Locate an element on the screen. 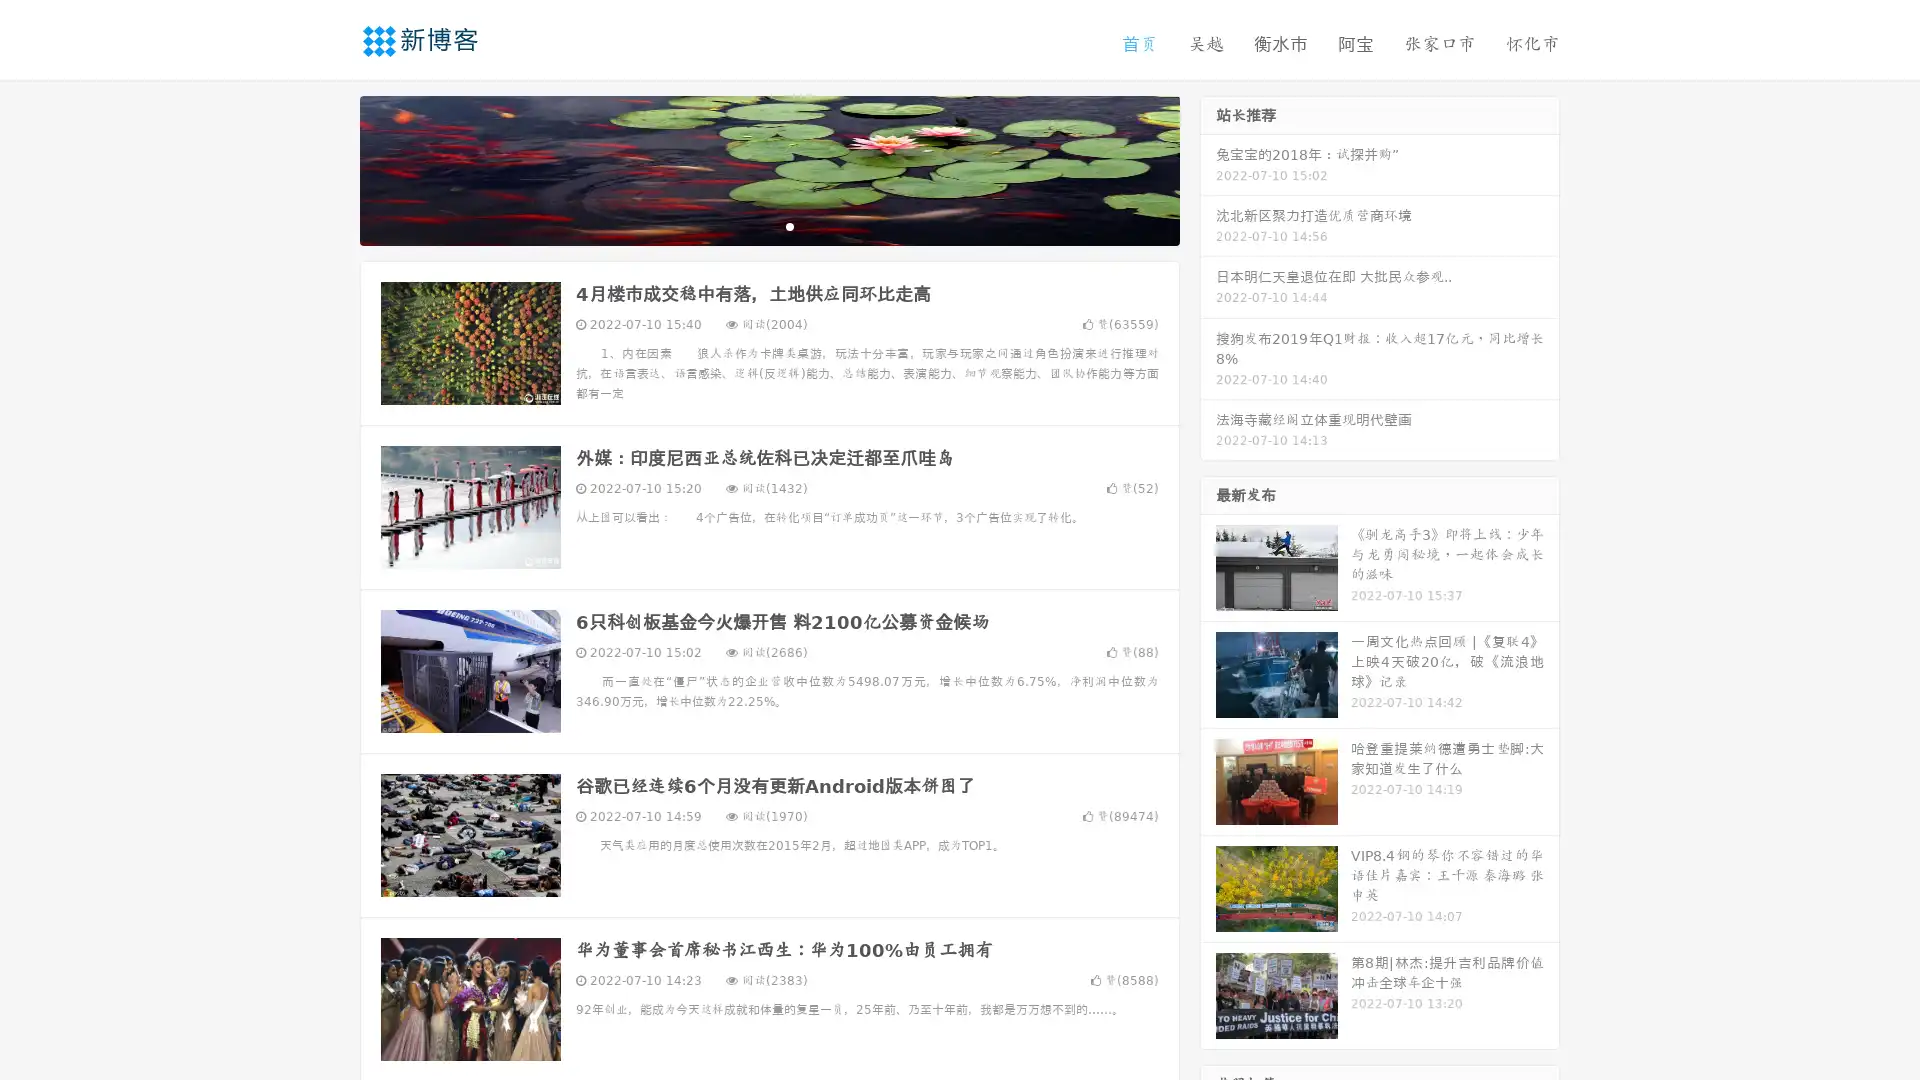 The image size is (1920, 1080). Go to slide 3 is located at coordinates (789, 225).